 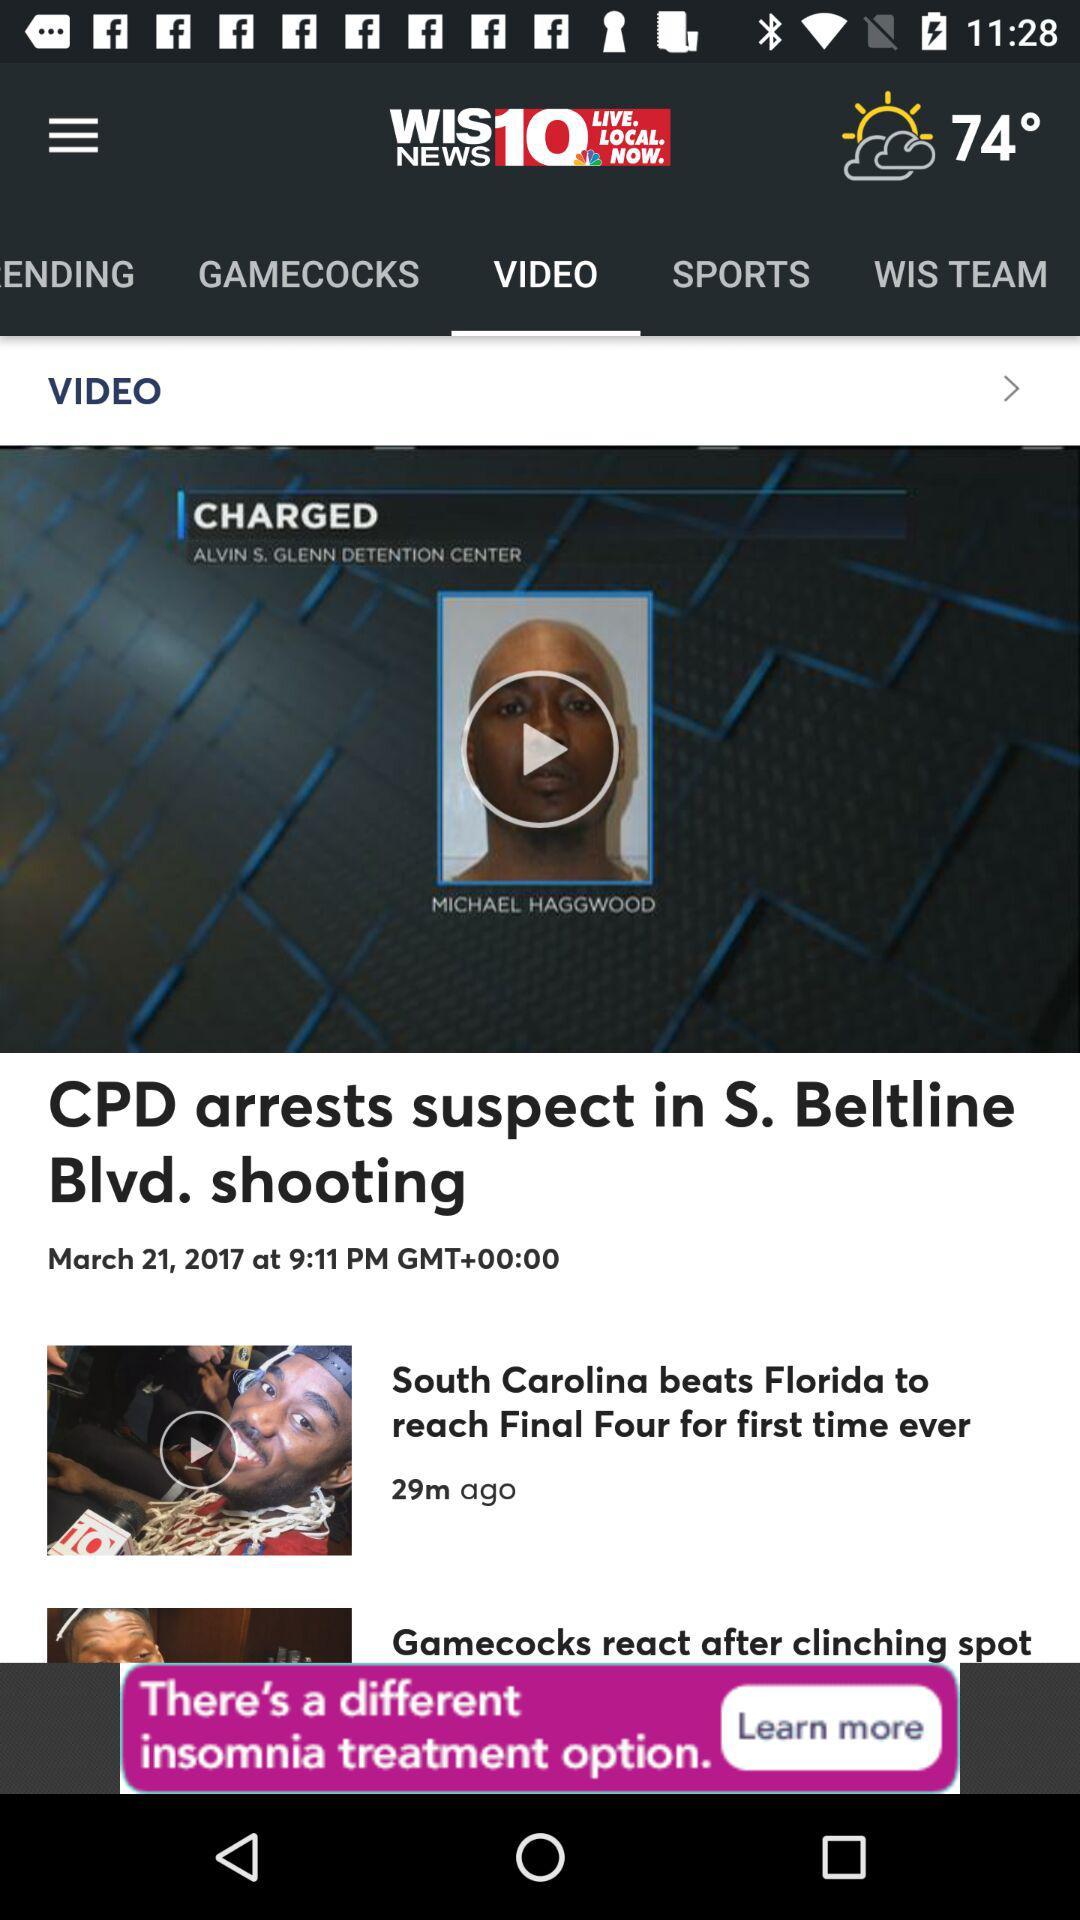 I want to click on advertisement, so click(x=540, y=1727).